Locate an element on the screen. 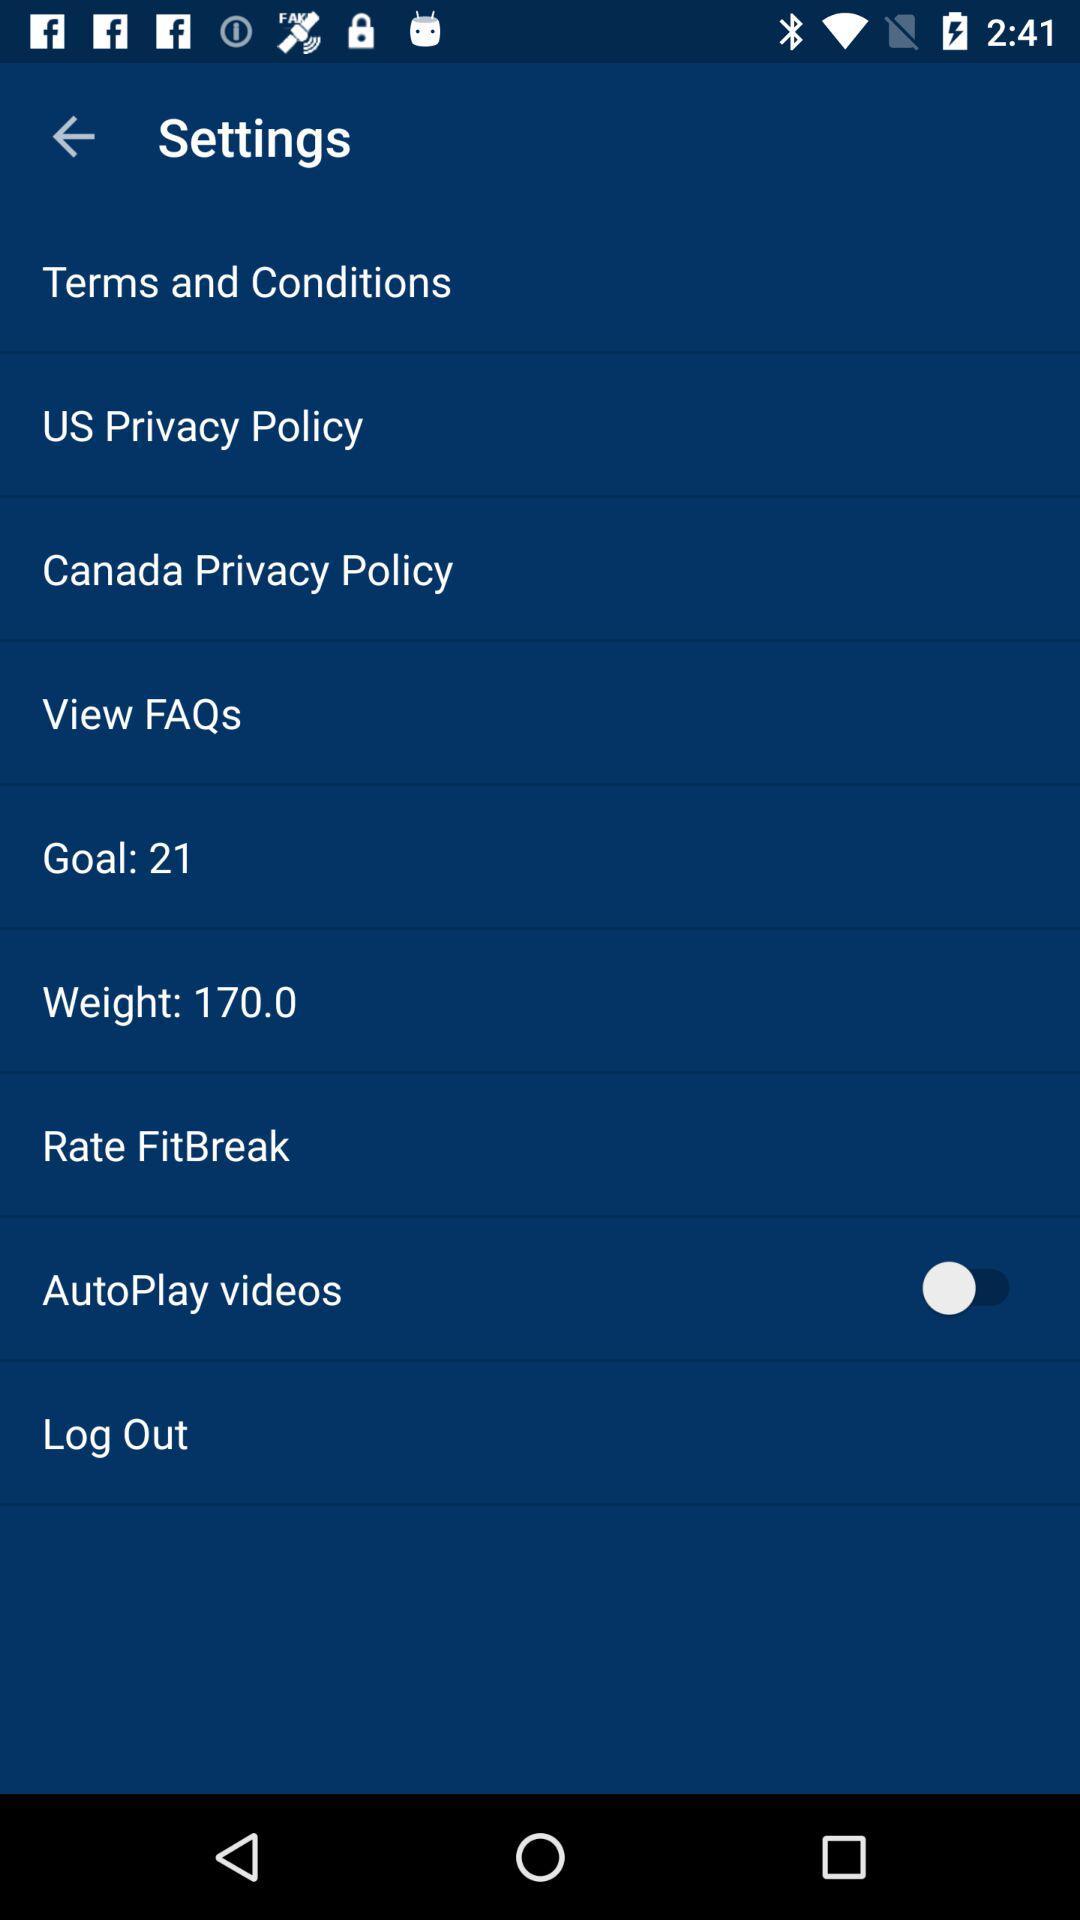 The width and height of the screenshot is (1080, 1920). item next to the autoplay videos item is located at coordinates (974, 1288).